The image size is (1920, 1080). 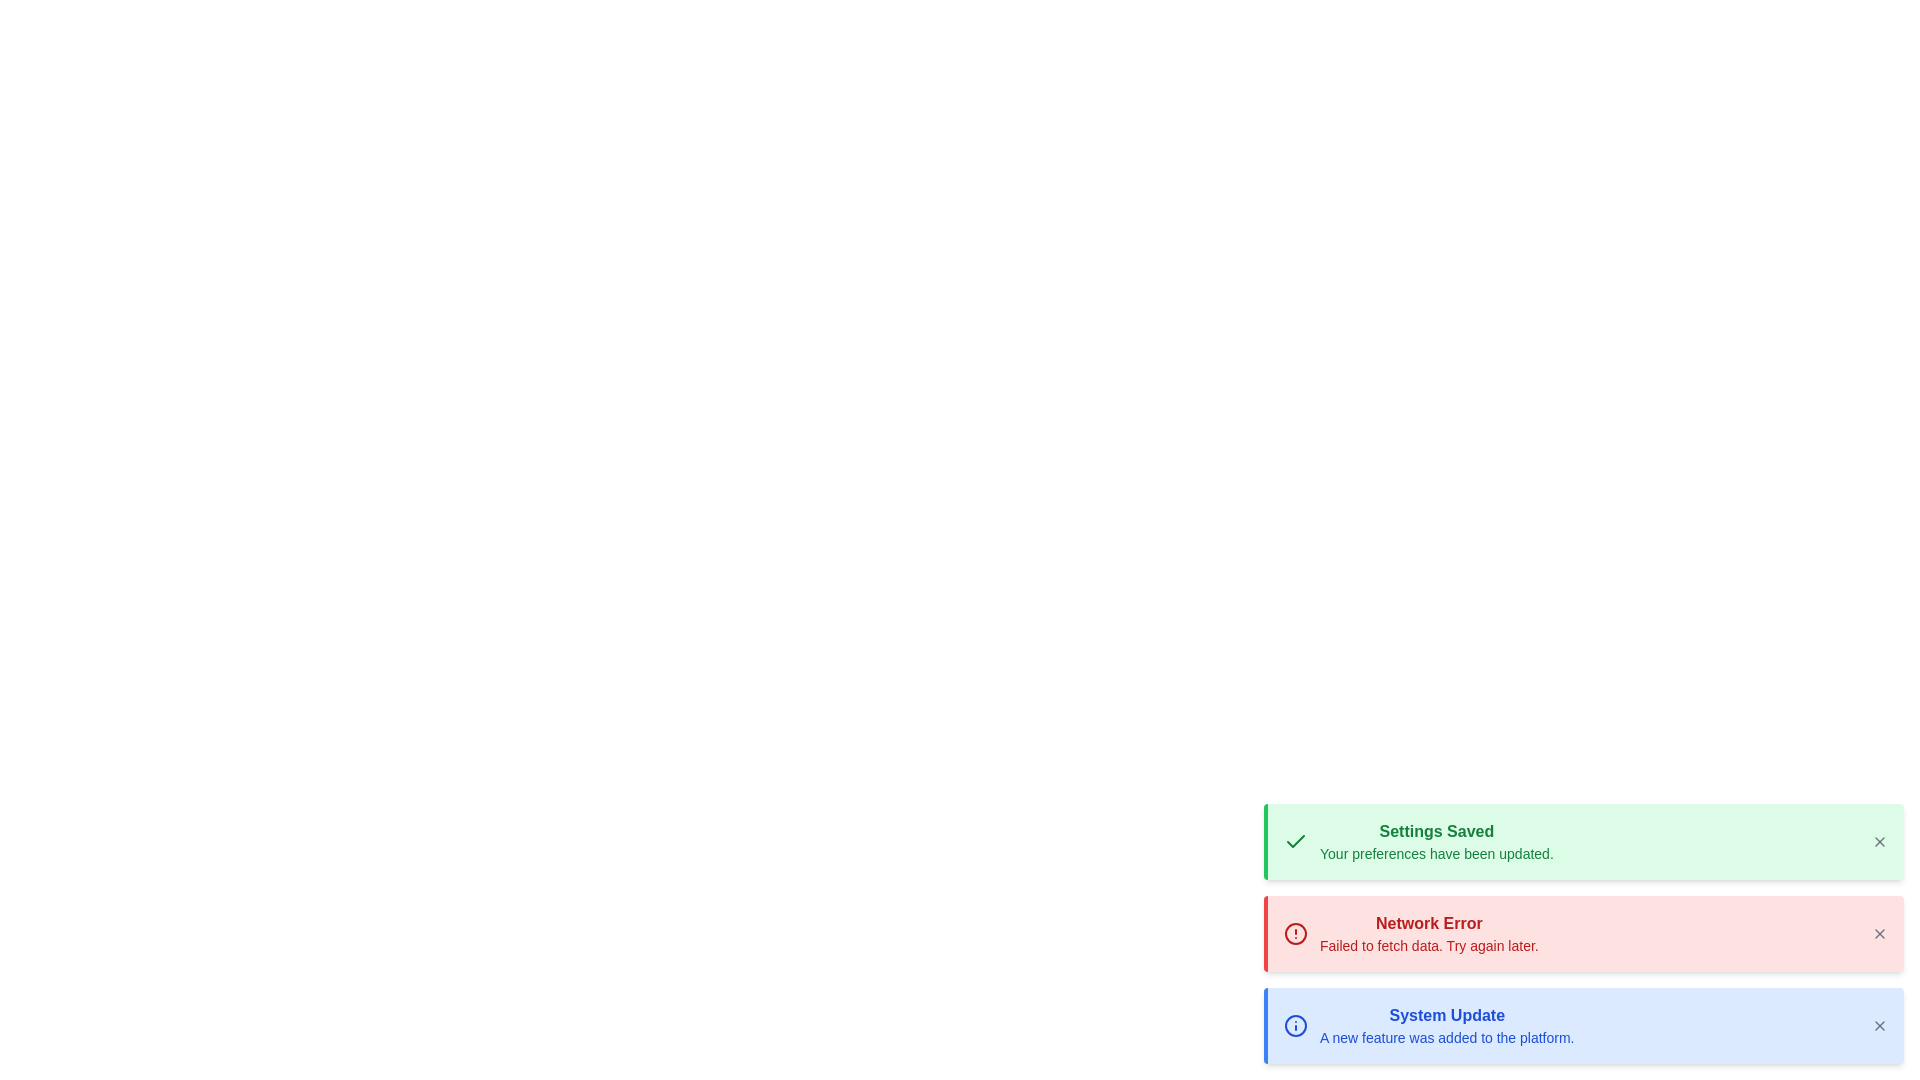 I want to click on the network error notification message located in the lower-right area of the interface, positioned between the 'Settings Saved' and 'System Update' notifications, so click(x=1428, y=933).